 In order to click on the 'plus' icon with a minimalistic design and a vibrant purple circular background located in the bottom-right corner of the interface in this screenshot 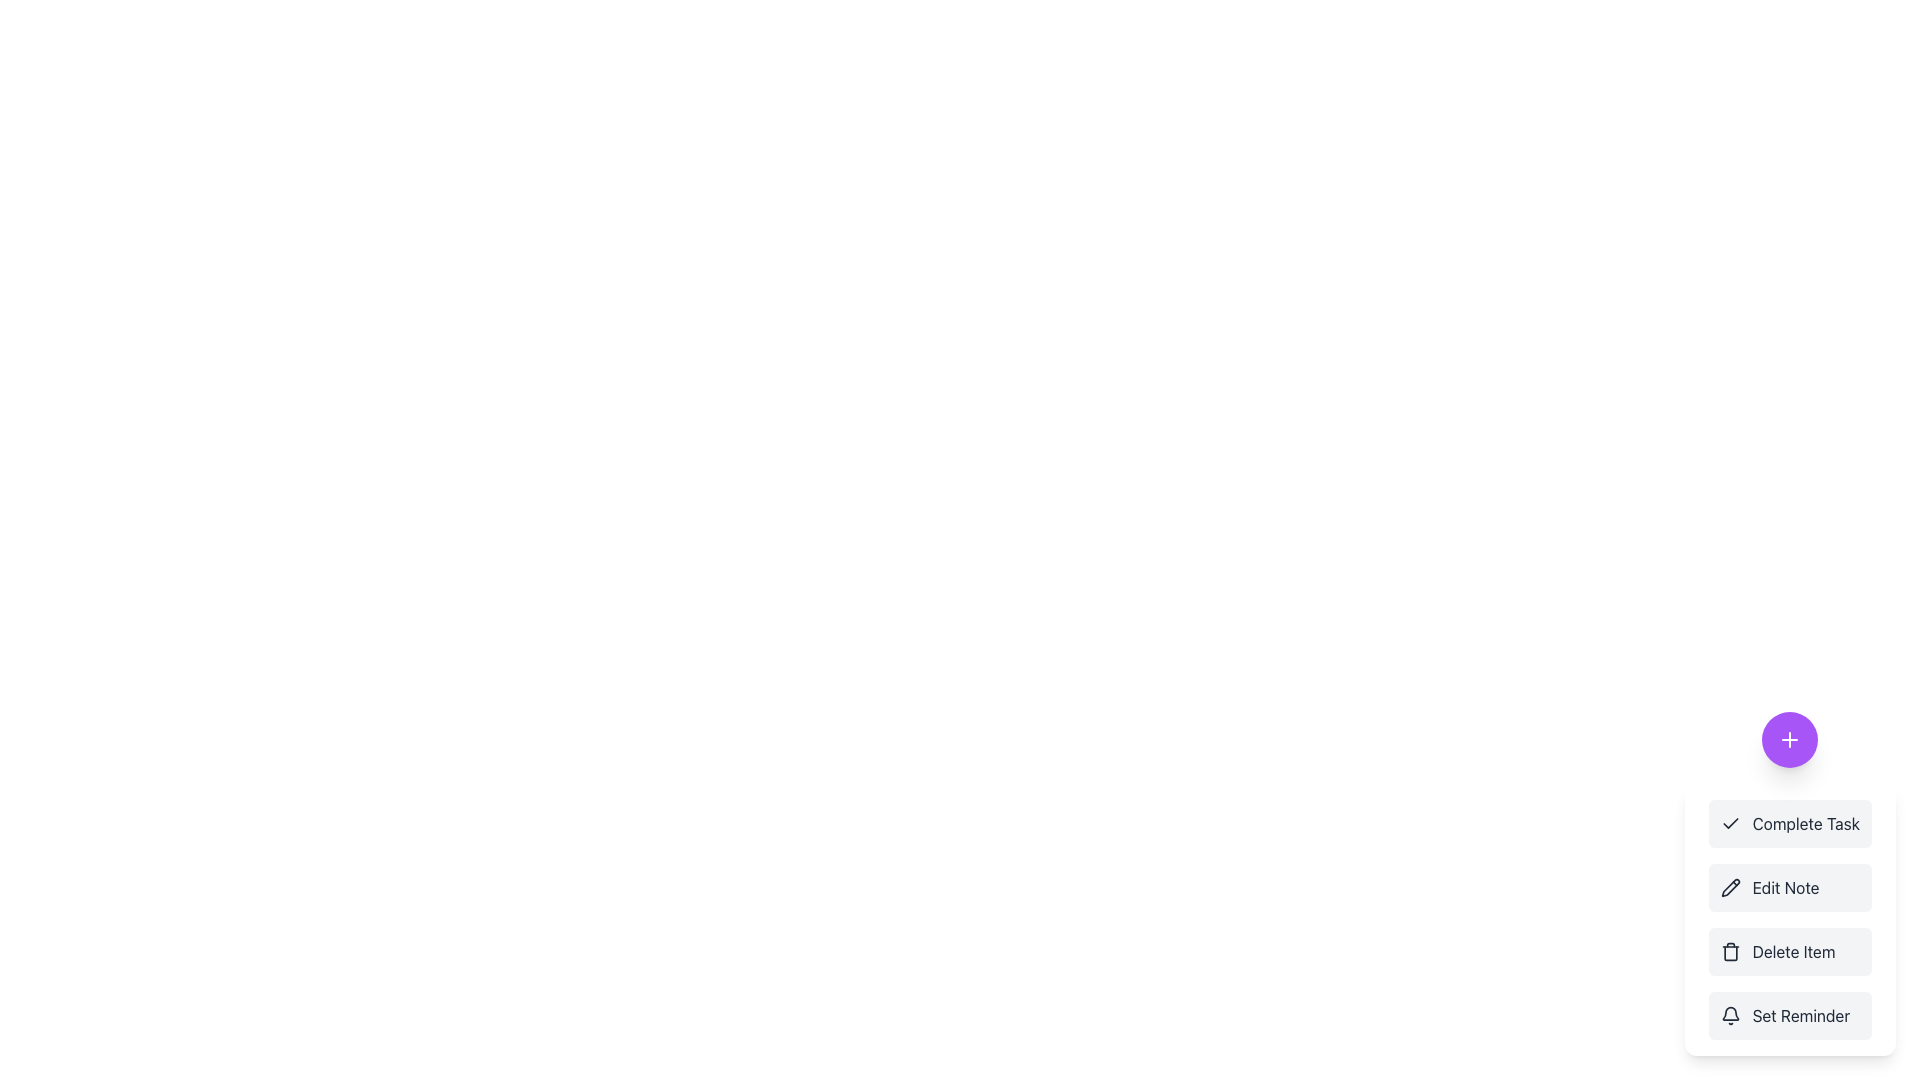, I will do `click(1790, 740)`.